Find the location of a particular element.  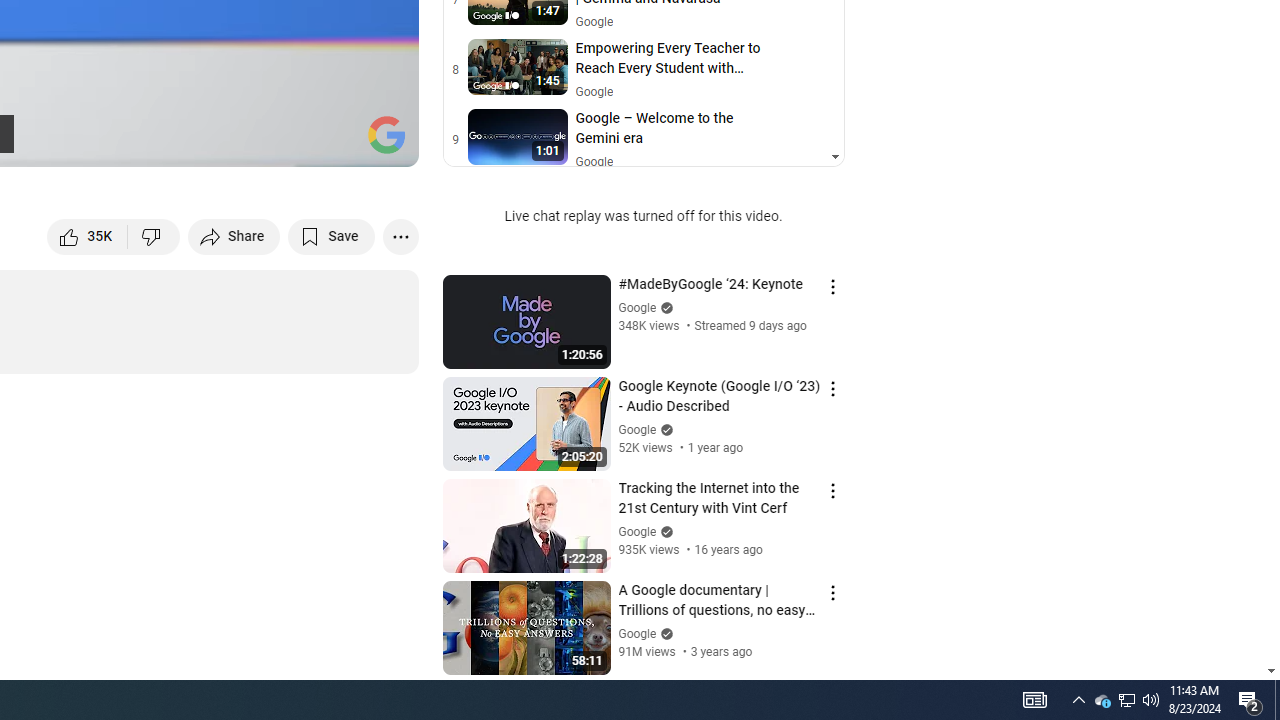

'Full screen (f)' is located at coordinates (382, 141).